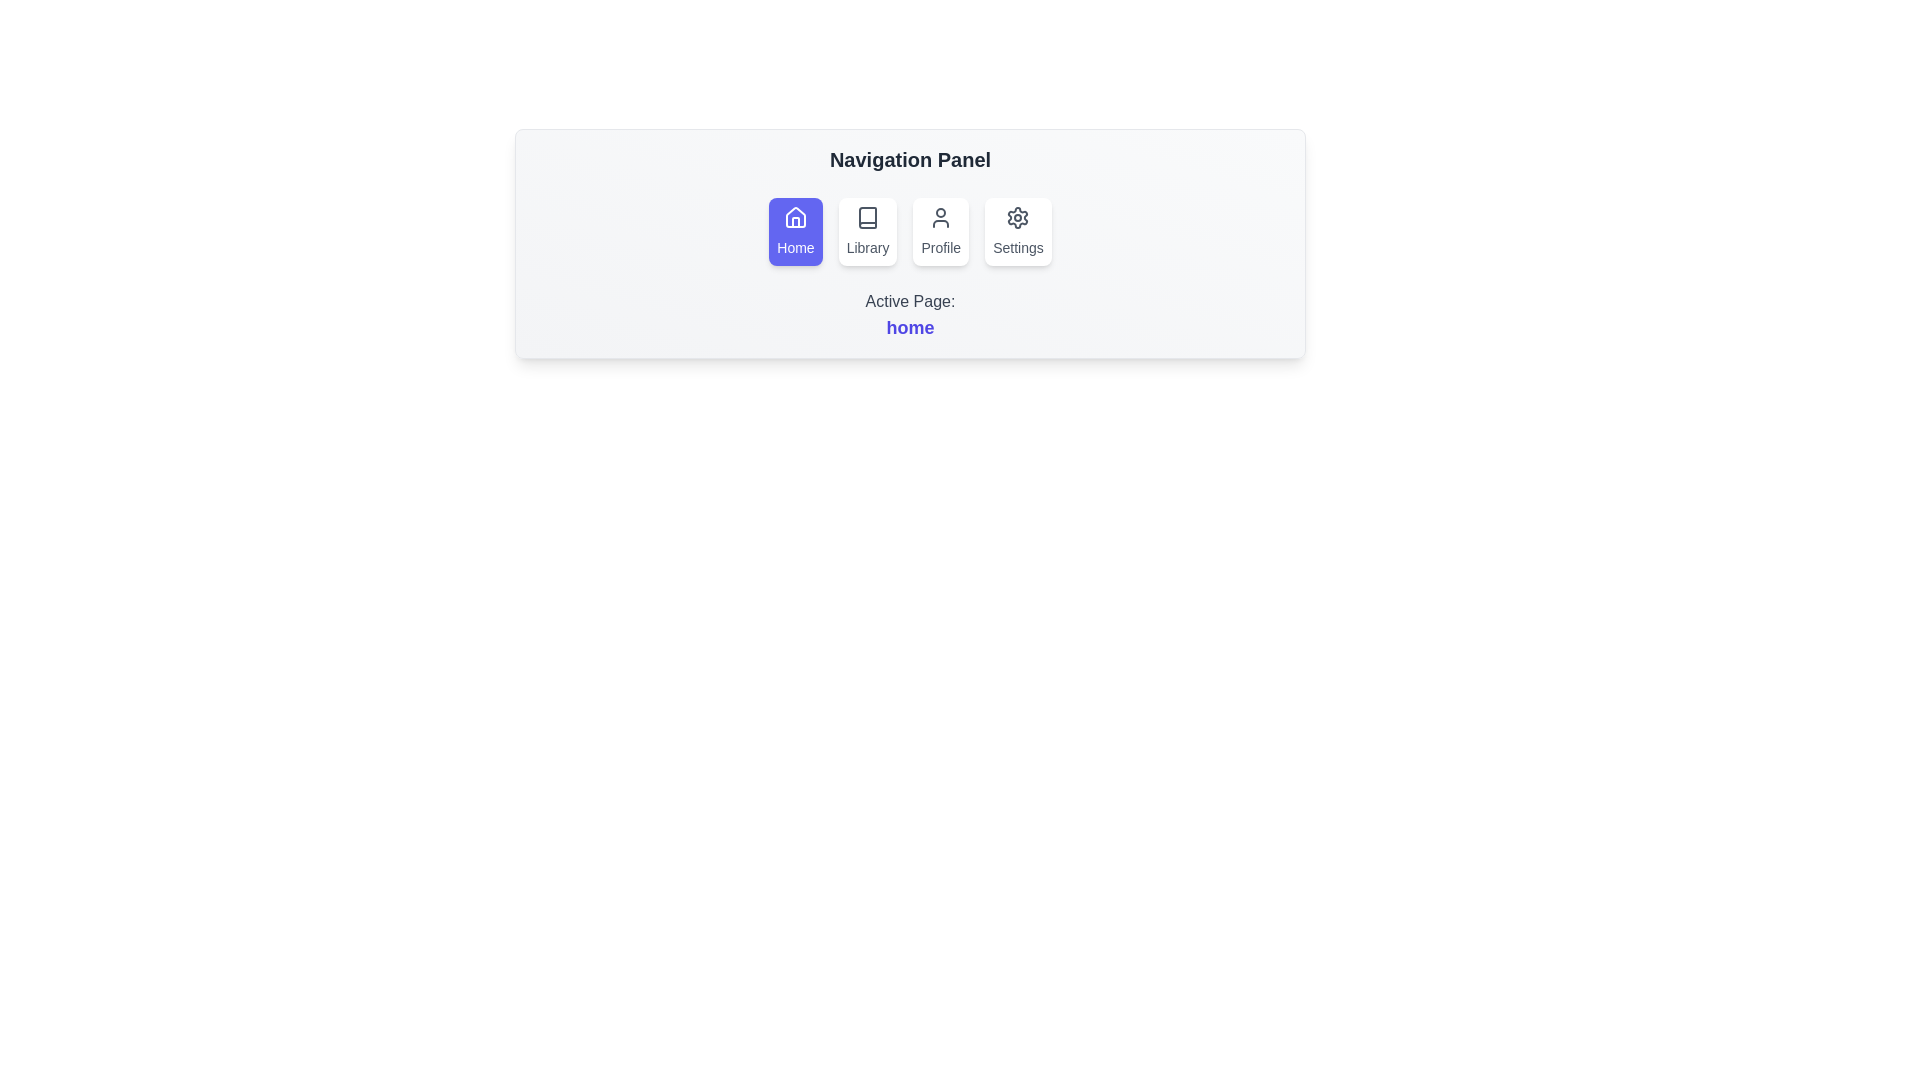 Image resolution: width=1920 pixels, height=1080 pixels. I want to click on the text labeled 'home', which is styled in a large indigo font and located adjacent to 'Active Page:', within the 'Navigation Panel', so click(909, 326).